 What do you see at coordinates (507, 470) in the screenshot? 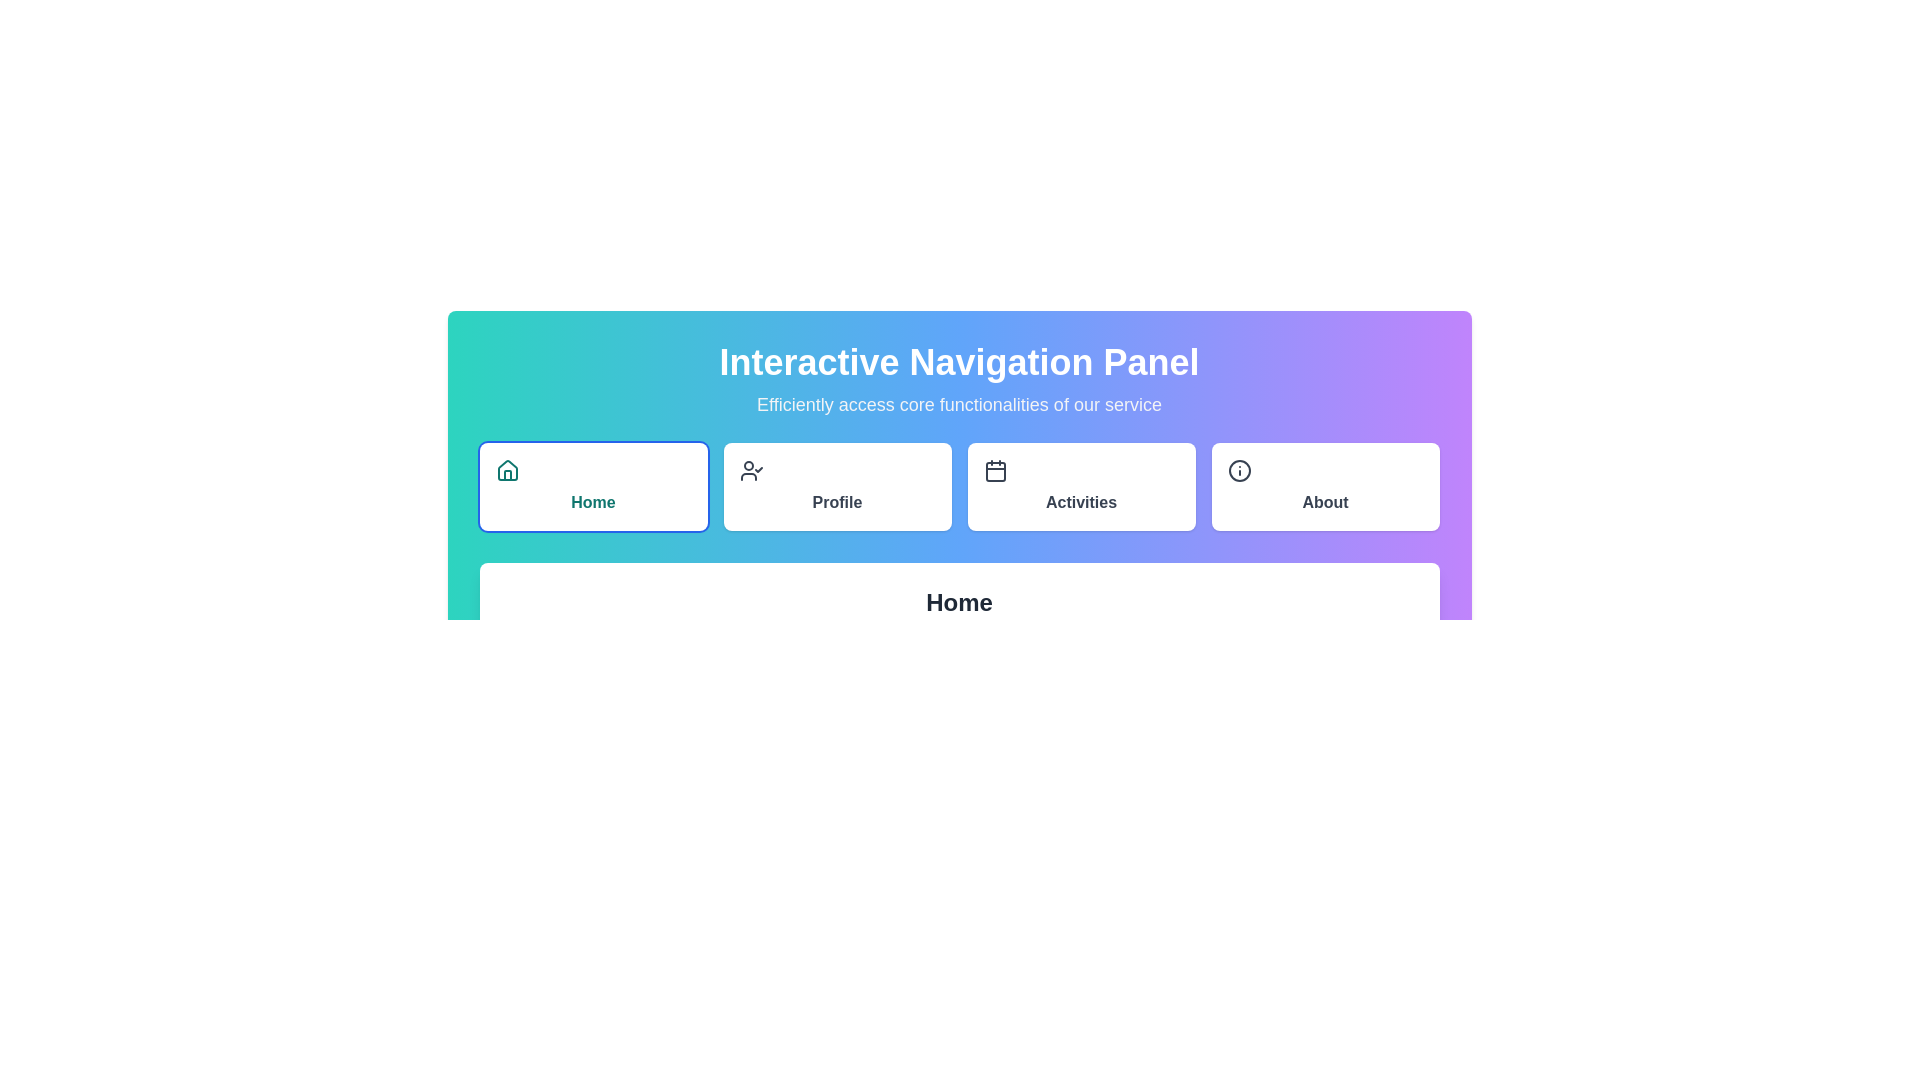
I see `the 'Home' icon located in the leftmost navigation panel, which is above the text label 'Home'` at bounding box center [507, 470].